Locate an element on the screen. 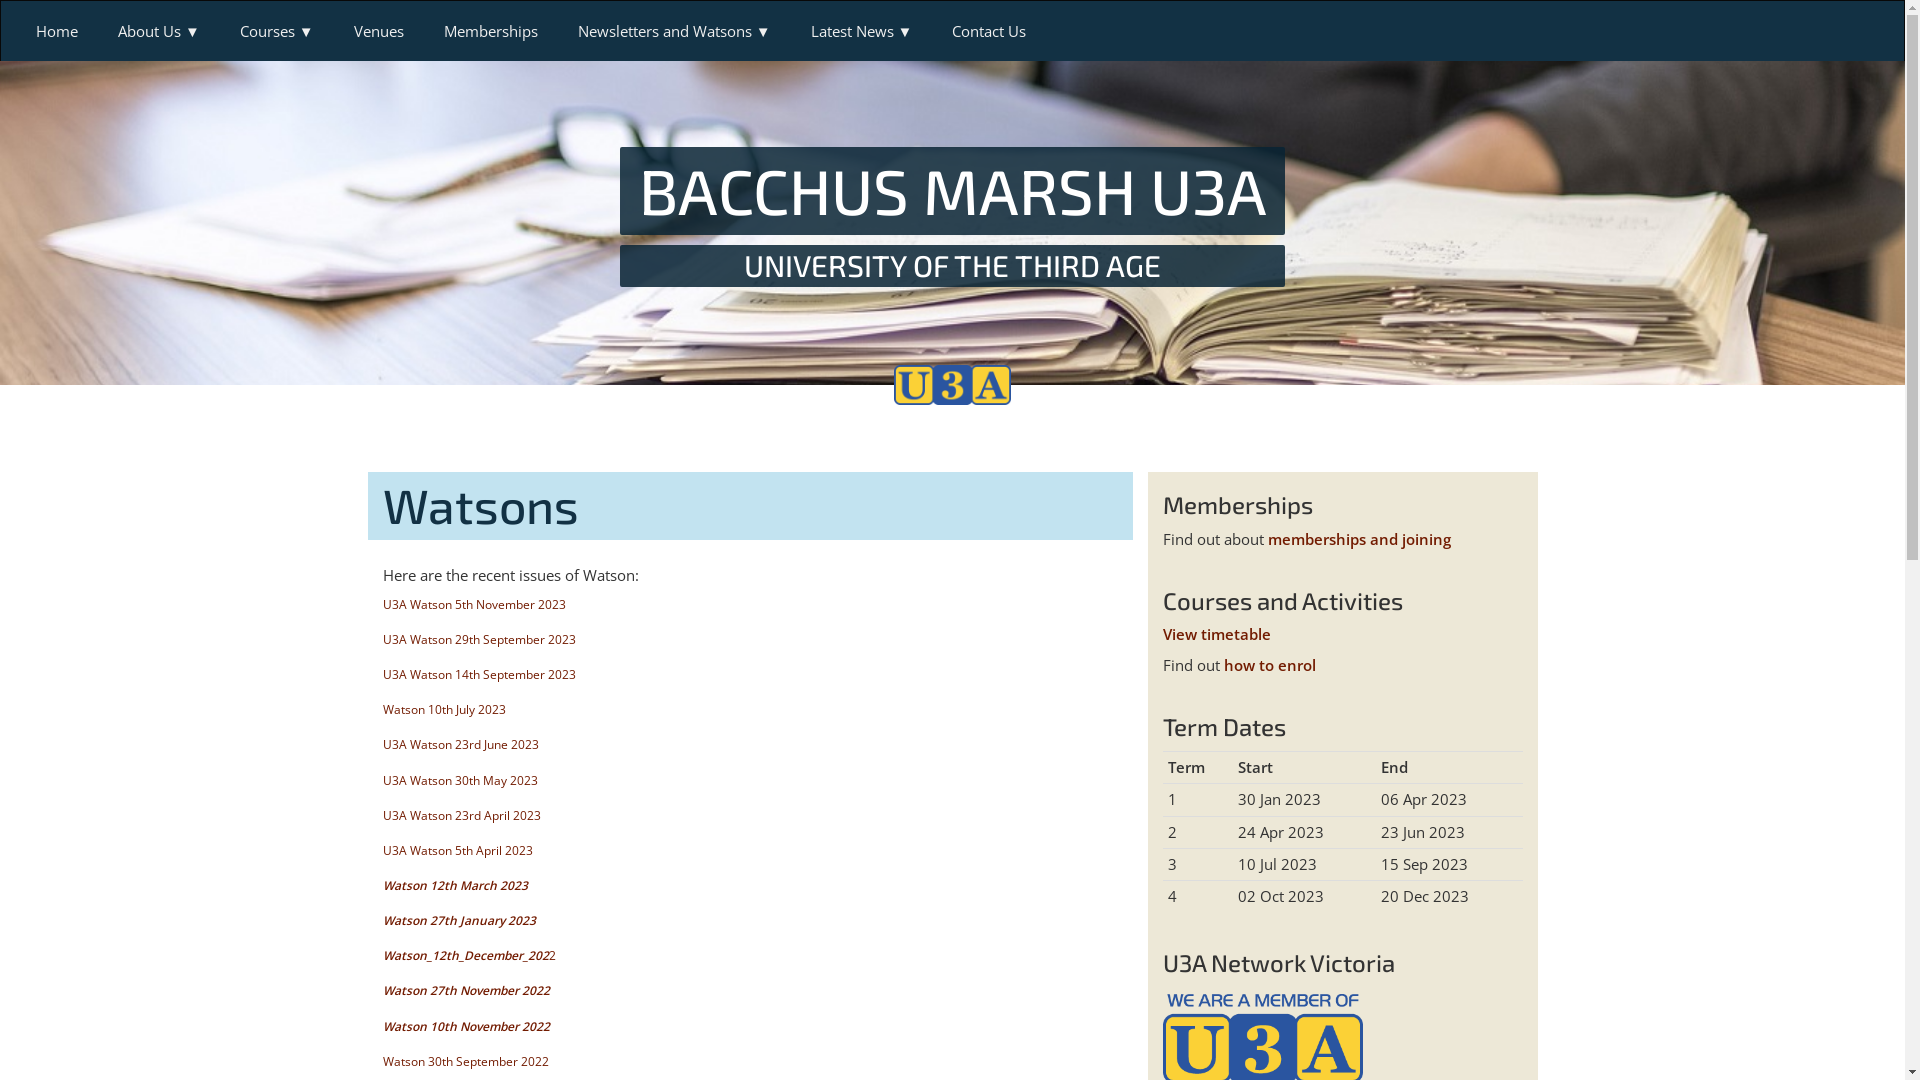 The image size is (1920, 1080). 'Courses' is located at coordinates (276, 30).